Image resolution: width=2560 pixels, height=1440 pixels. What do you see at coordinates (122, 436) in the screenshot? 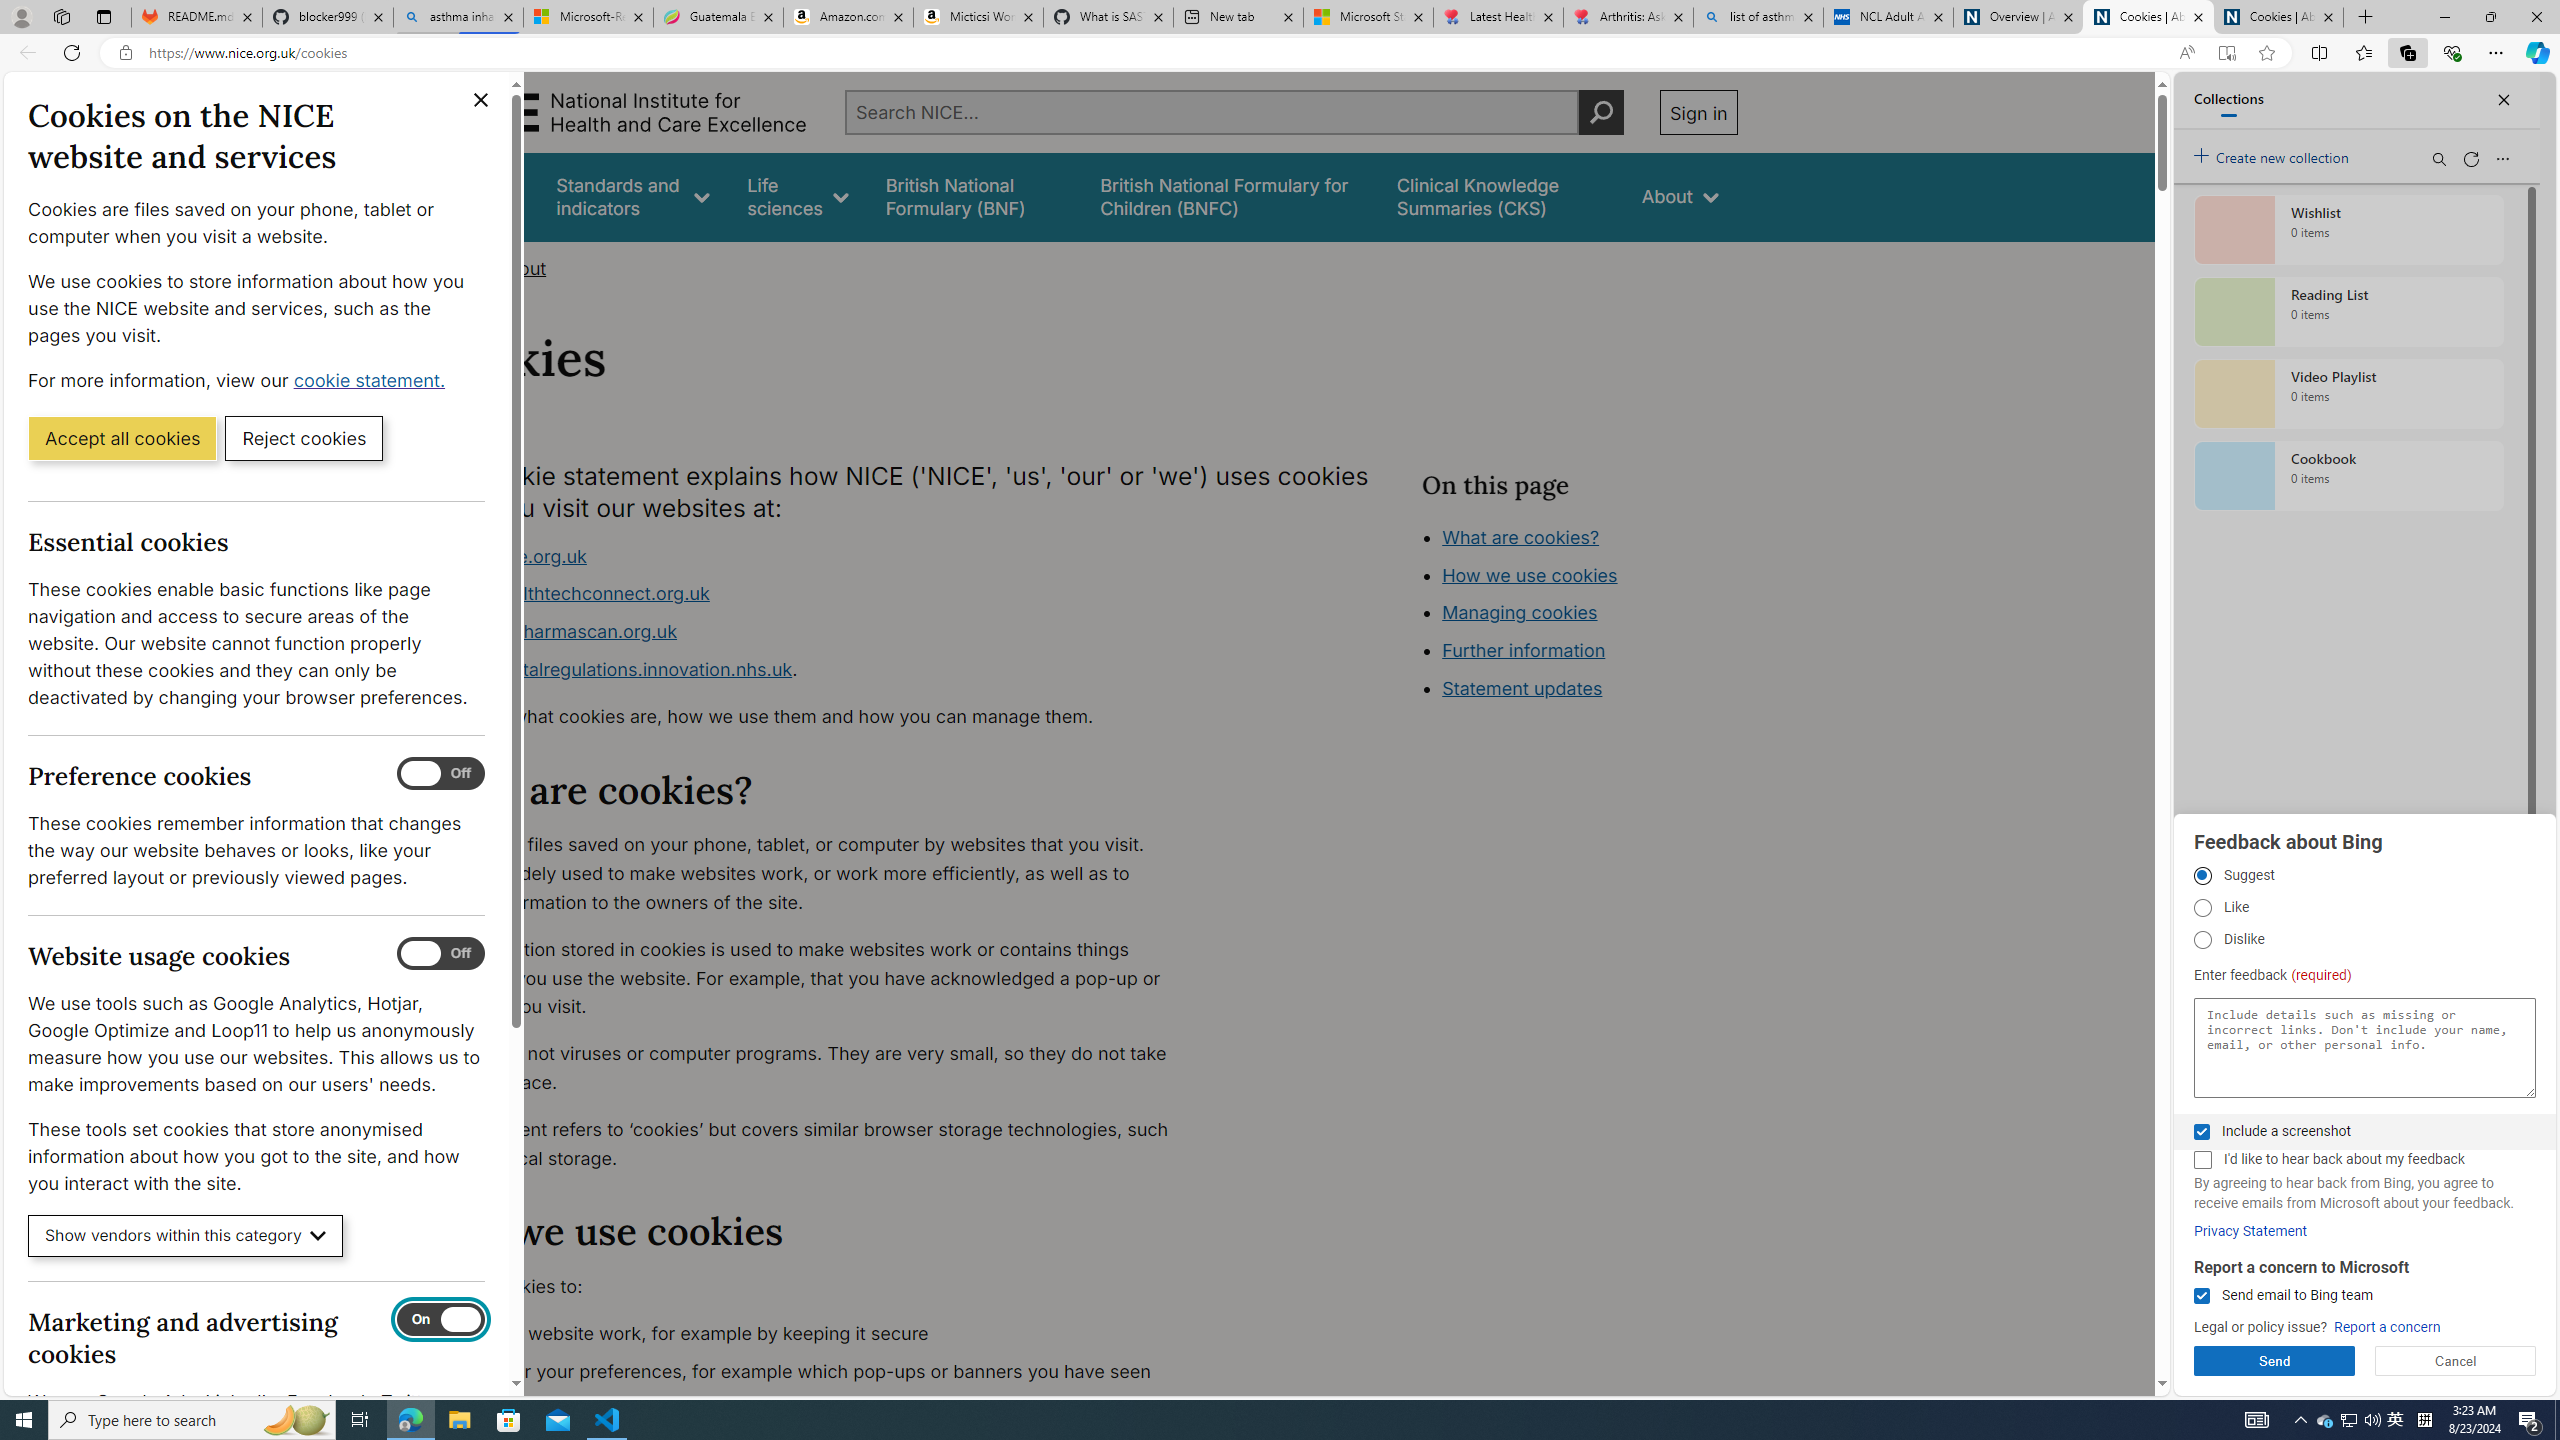
I see `'Accept all cookies'` at bounding box center [122, 436].